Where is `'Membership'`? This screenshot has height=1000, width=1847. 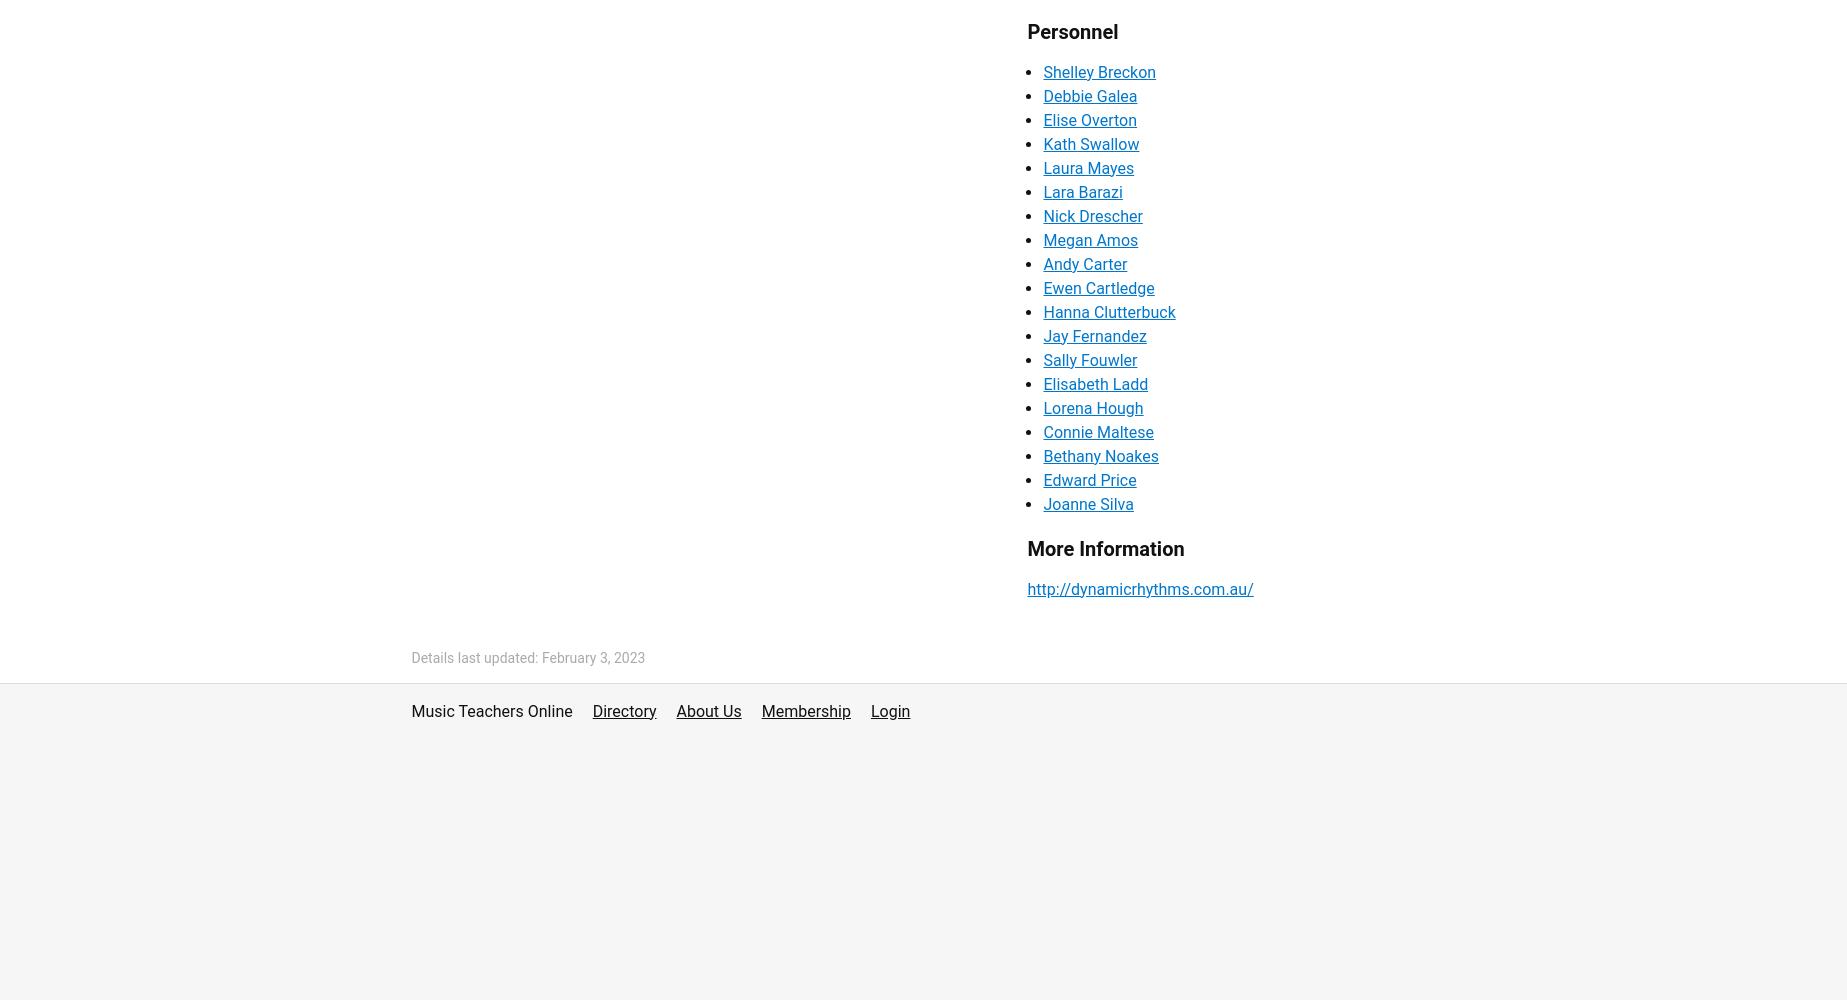
'Membership' is located at coordinates (806, 709).